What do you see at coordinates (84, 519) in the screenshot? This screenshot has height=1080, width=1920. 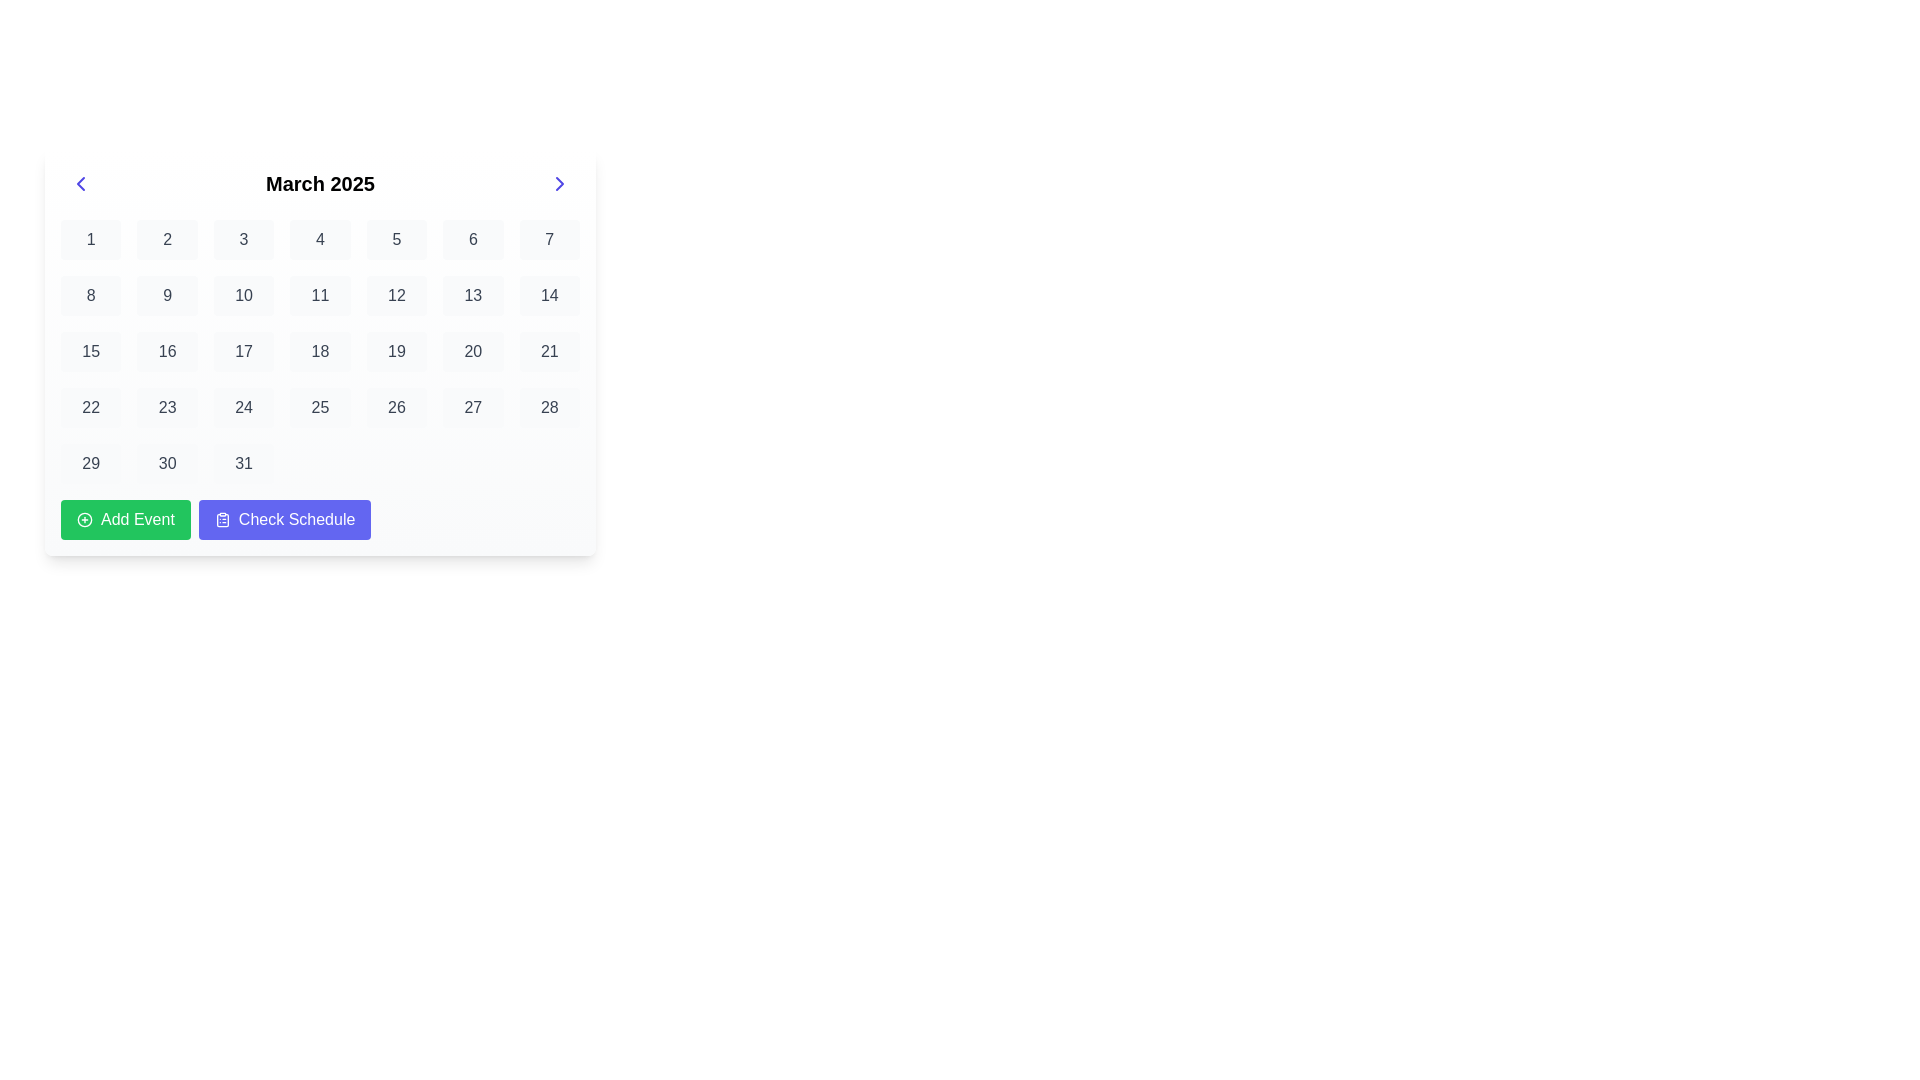 I see `the small circular icon with a plus sign inside, located to the left of the 'Add Event' button on the calendar interface` at bounding box center [84, 519].